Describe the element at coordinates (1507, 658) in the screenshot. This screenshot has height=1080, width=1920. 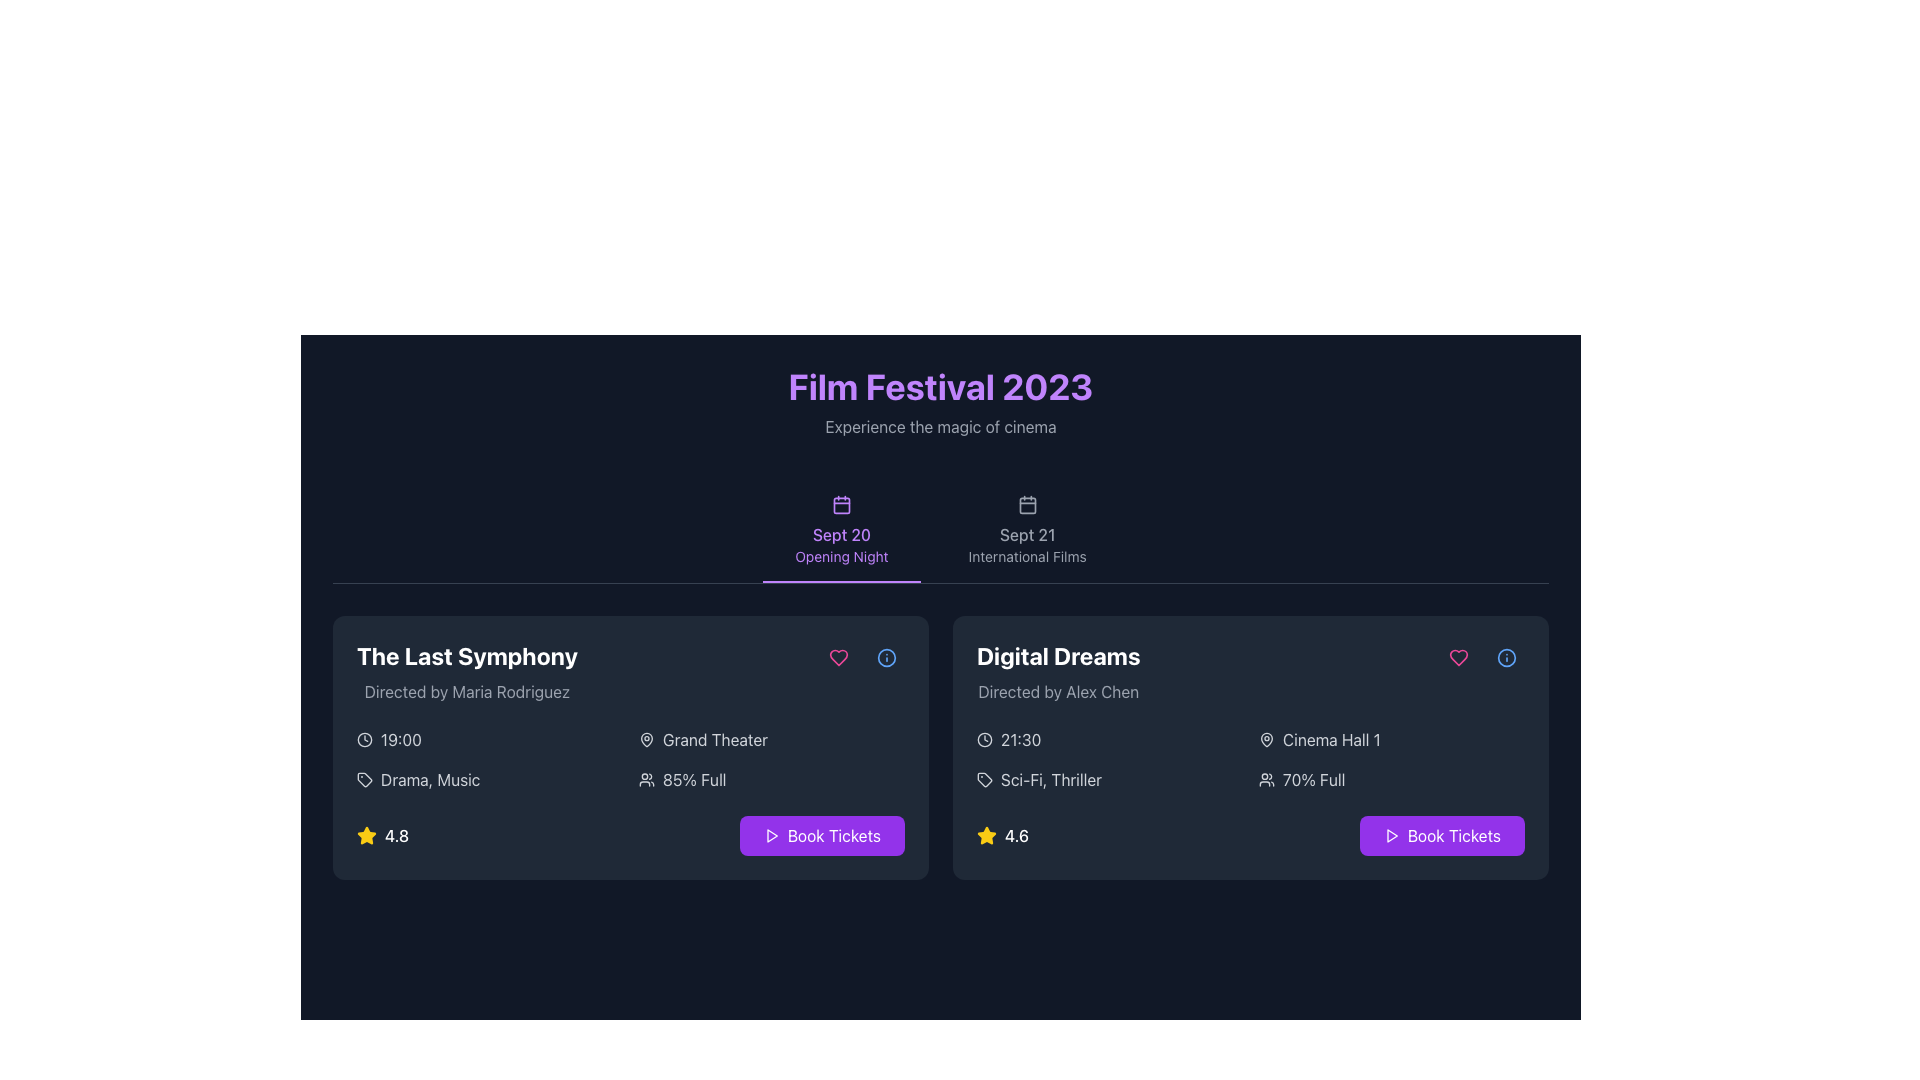
I see `the circular vector graphic located at the center of the icon in the top right corner of the 'Digital Dreams' card` at that location.